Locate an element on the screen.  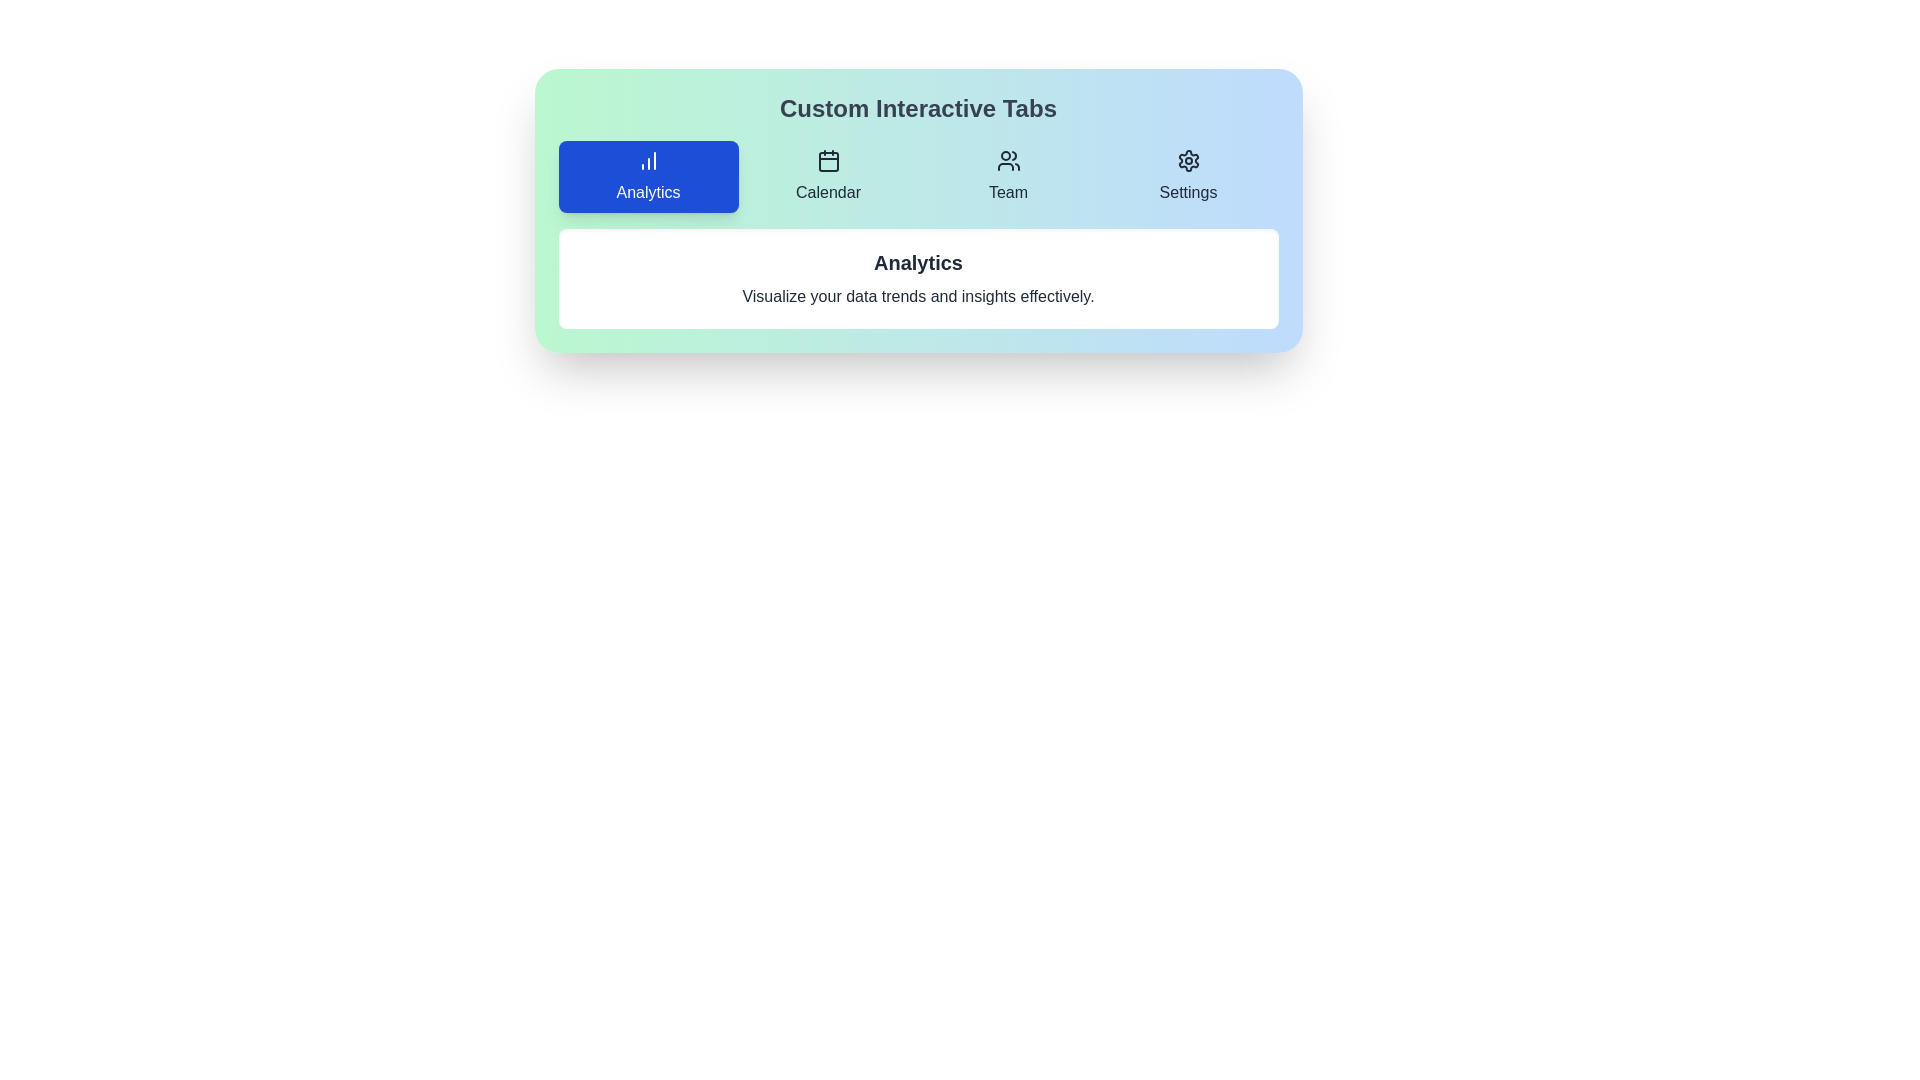
the 'Team' label located beneath the third icon in the top navigation bar, which provides context for the corresponding tab is located at coordinates (1008, 192).